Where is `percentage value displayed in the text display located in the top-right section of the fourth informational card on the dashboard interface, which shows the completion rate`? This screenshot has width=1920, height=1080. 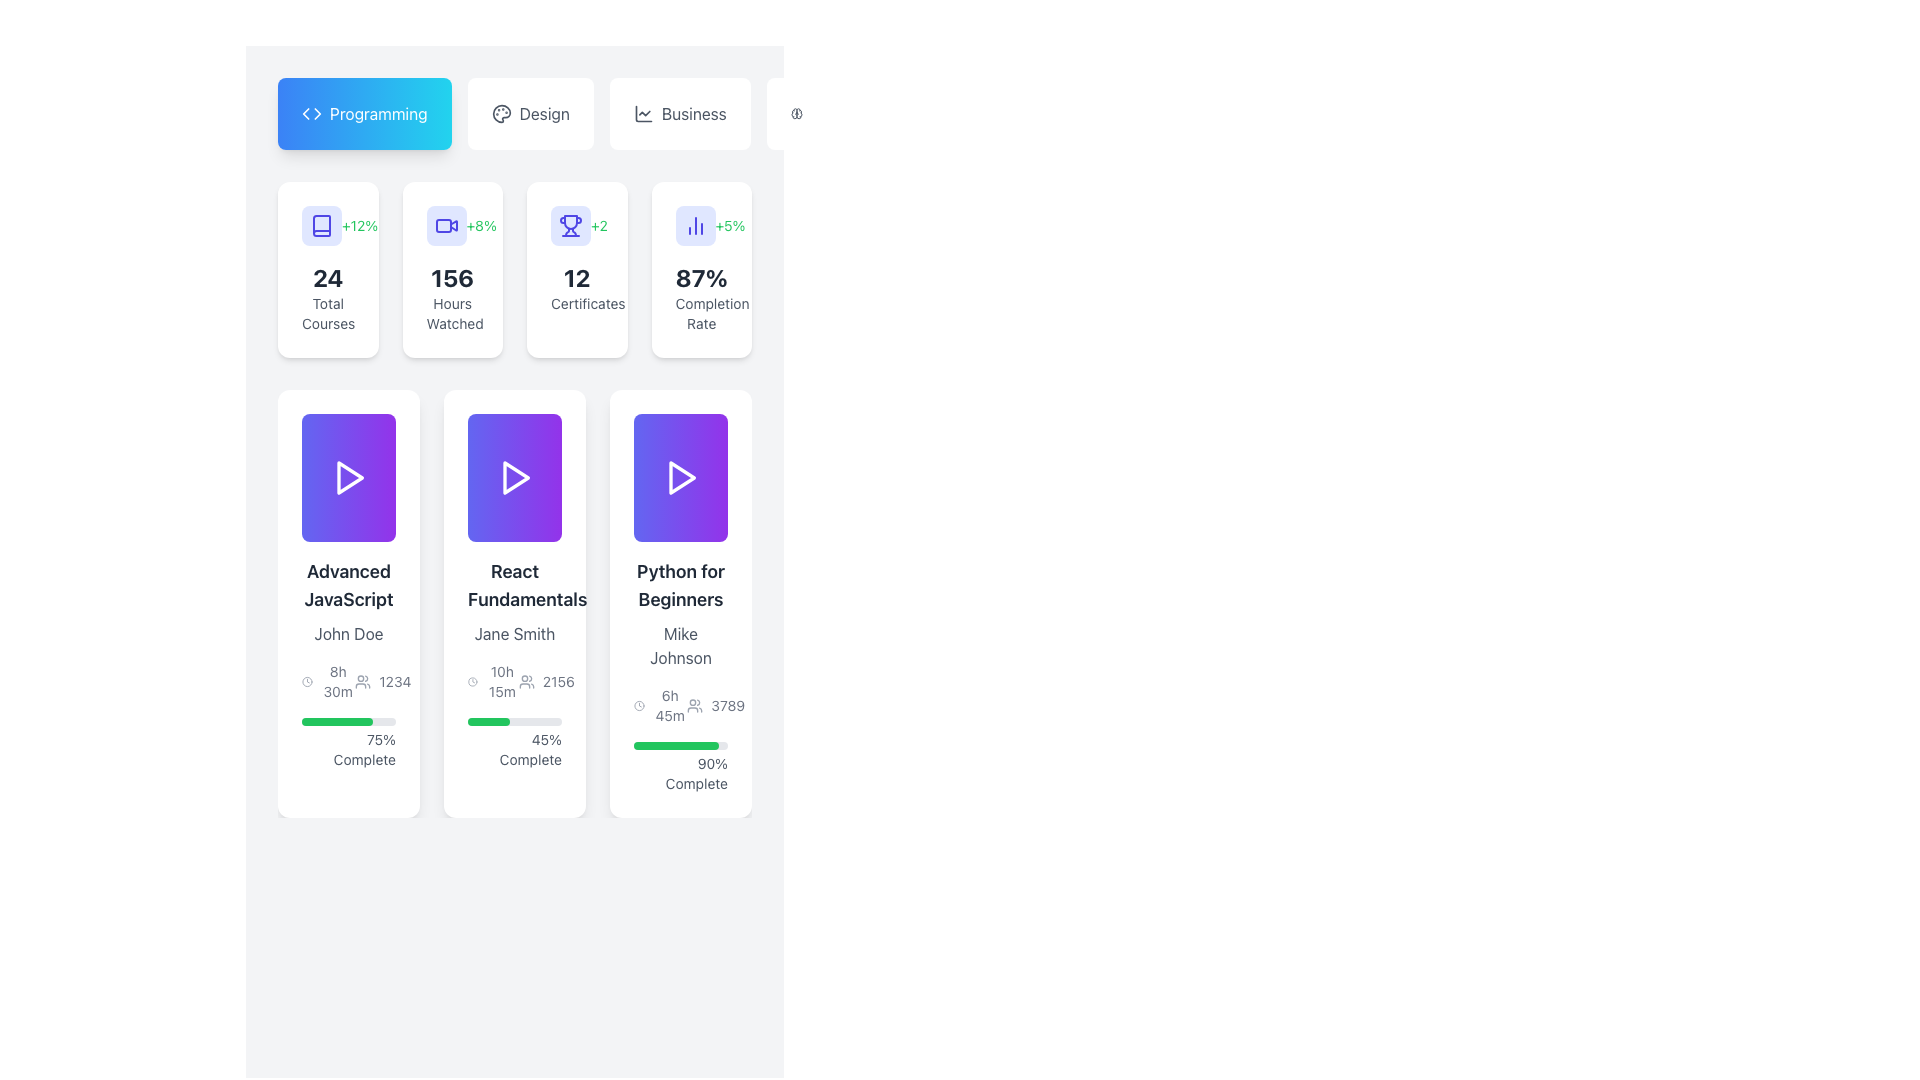 percentage value displayed in the text display located in the top-right section of the fourth informational card on the dashboard interface, which shows the completion rate is located at coordinates (701, 277).